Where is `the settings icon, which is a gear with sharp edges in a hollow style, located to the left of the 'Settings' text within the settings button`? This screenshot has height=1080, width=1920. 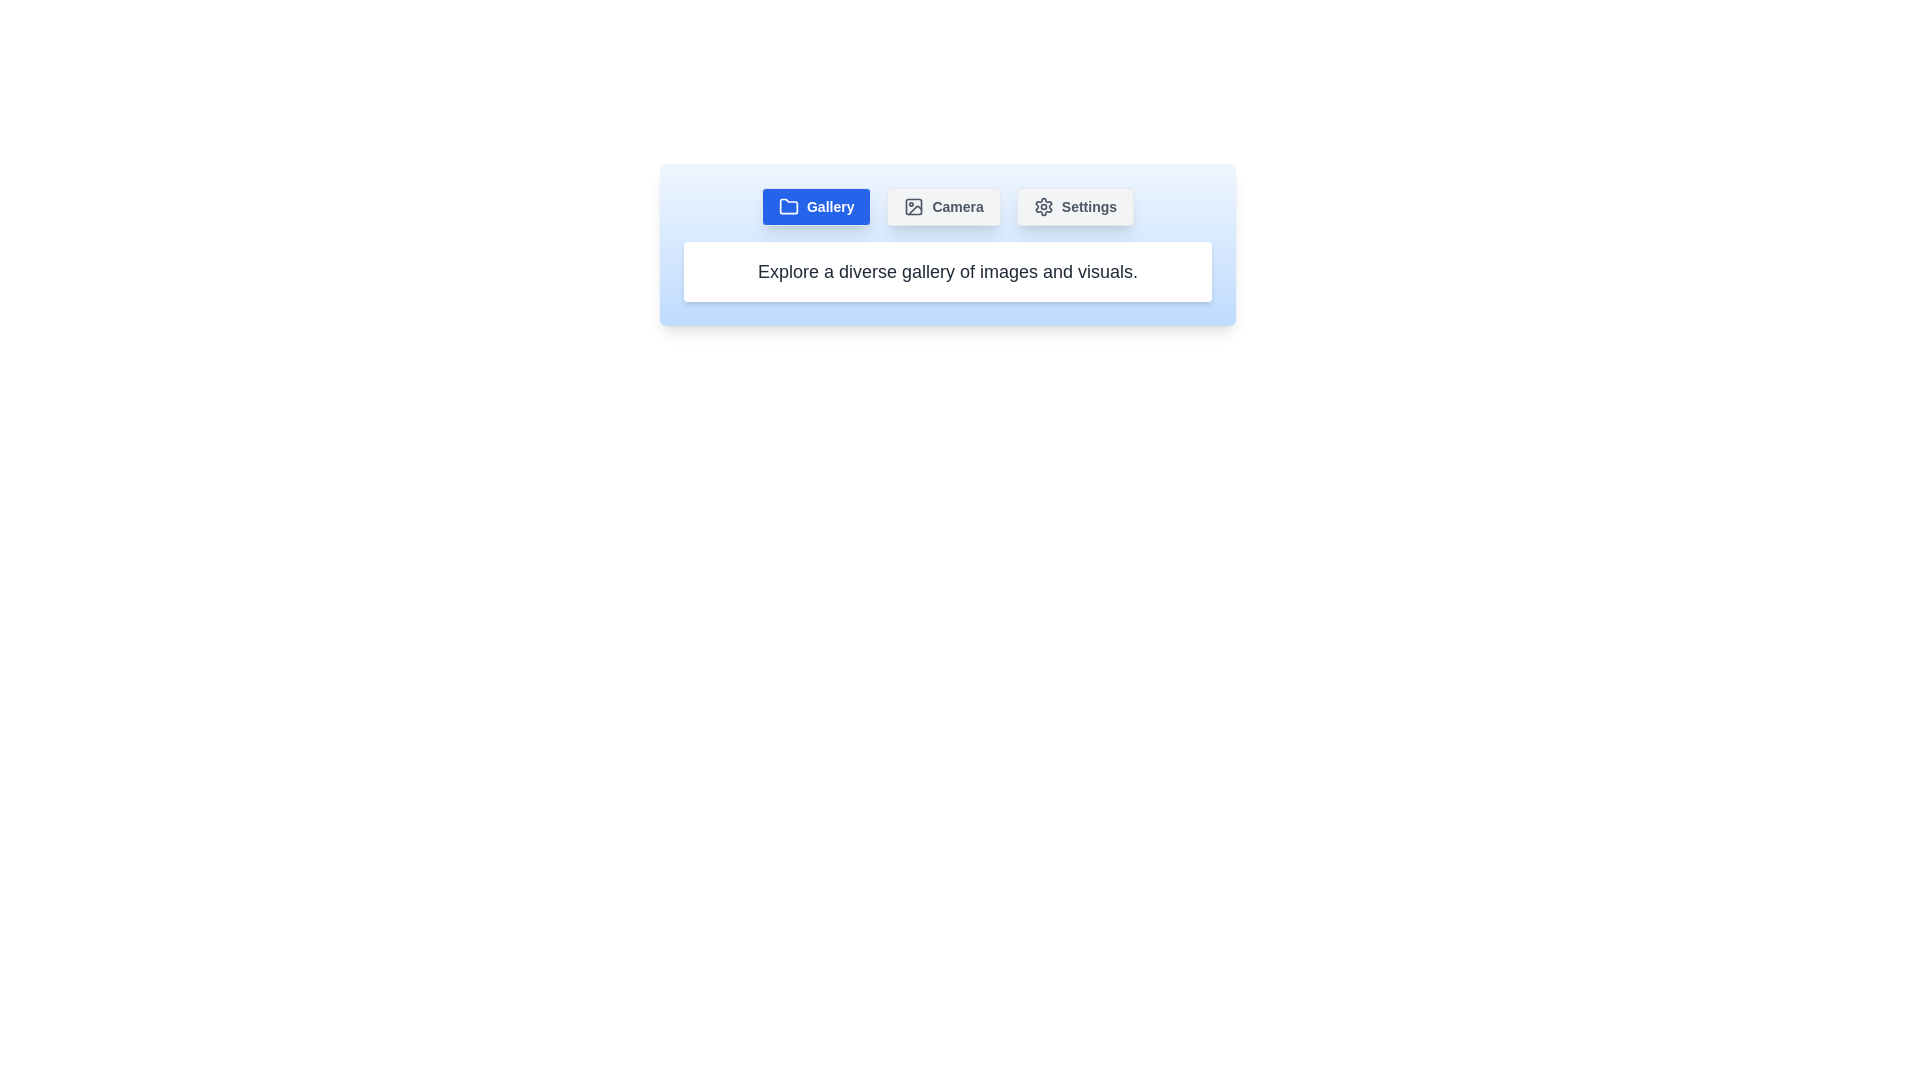
the settings icon, which is a gear with sharp edges in a hollow style, located to the left of the 'Settings' text within the settings button is located at coordinates (1042, 207).